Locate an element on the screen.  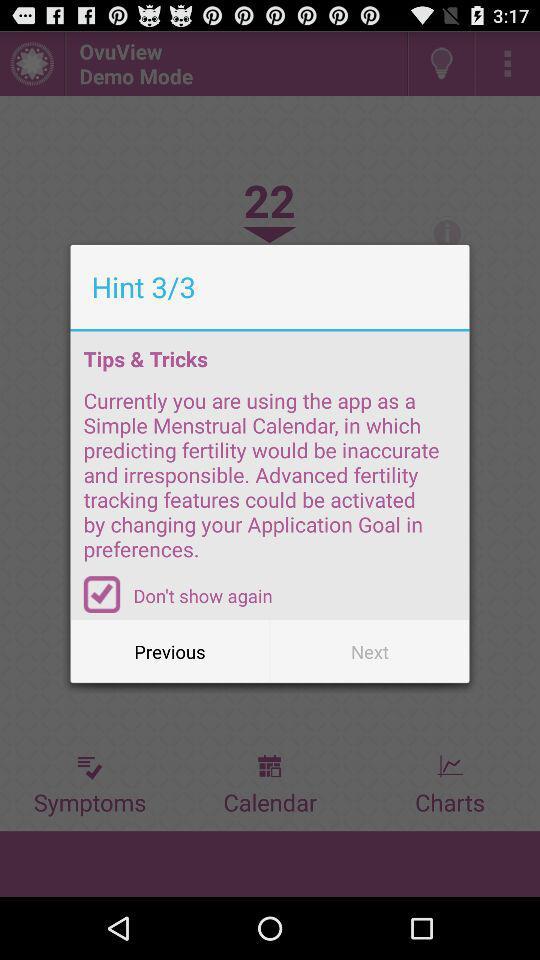
the next at the bottom right corner is located at coordinates (368, 650).